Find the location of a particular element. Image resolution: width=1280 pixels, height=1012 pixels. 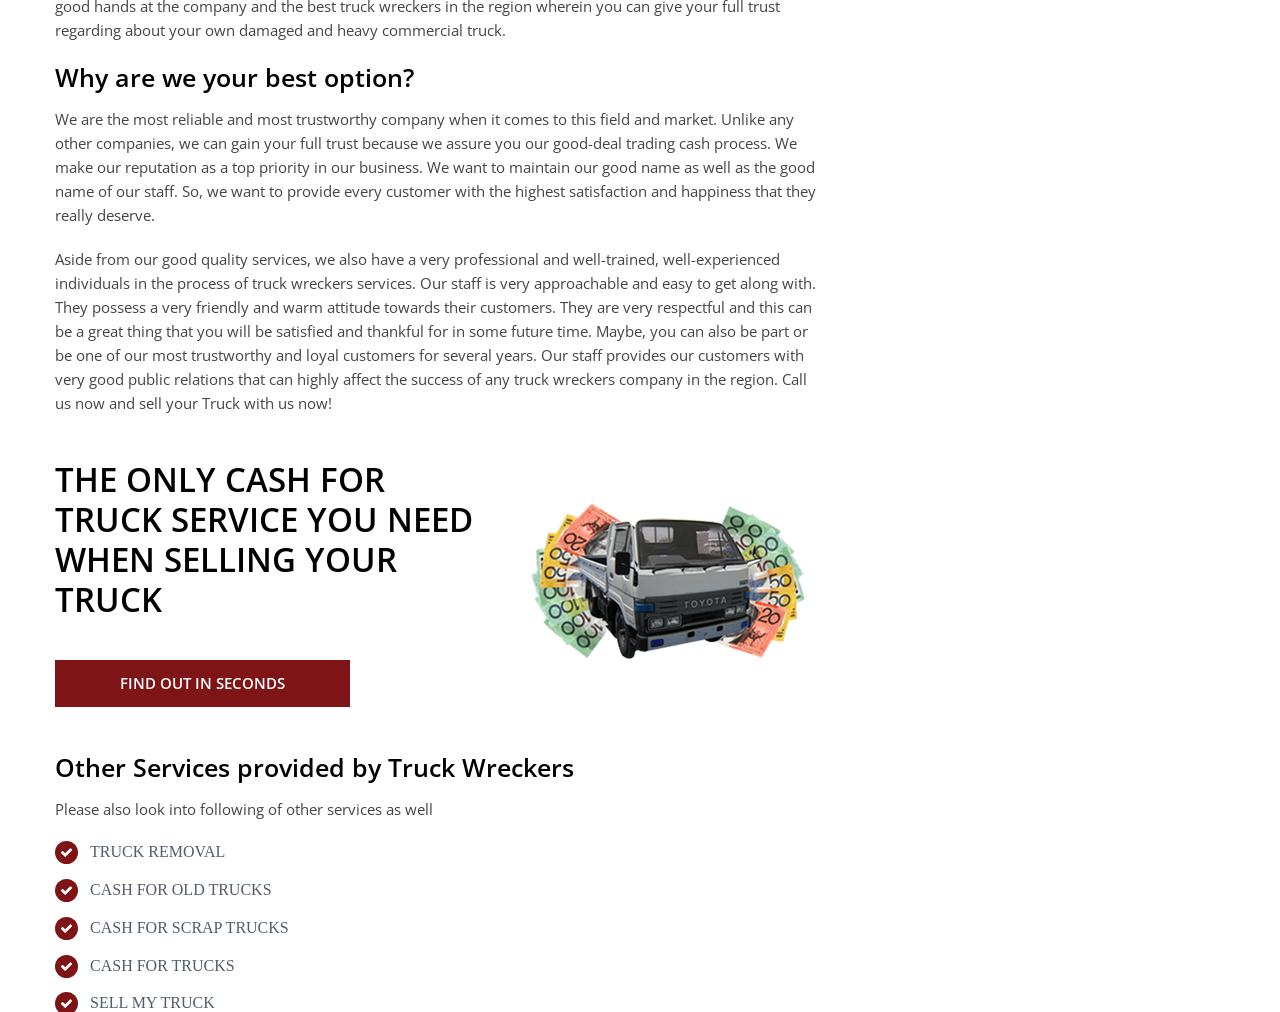

'TRUCK REMOVAL' is located at coordinates (156, 850).